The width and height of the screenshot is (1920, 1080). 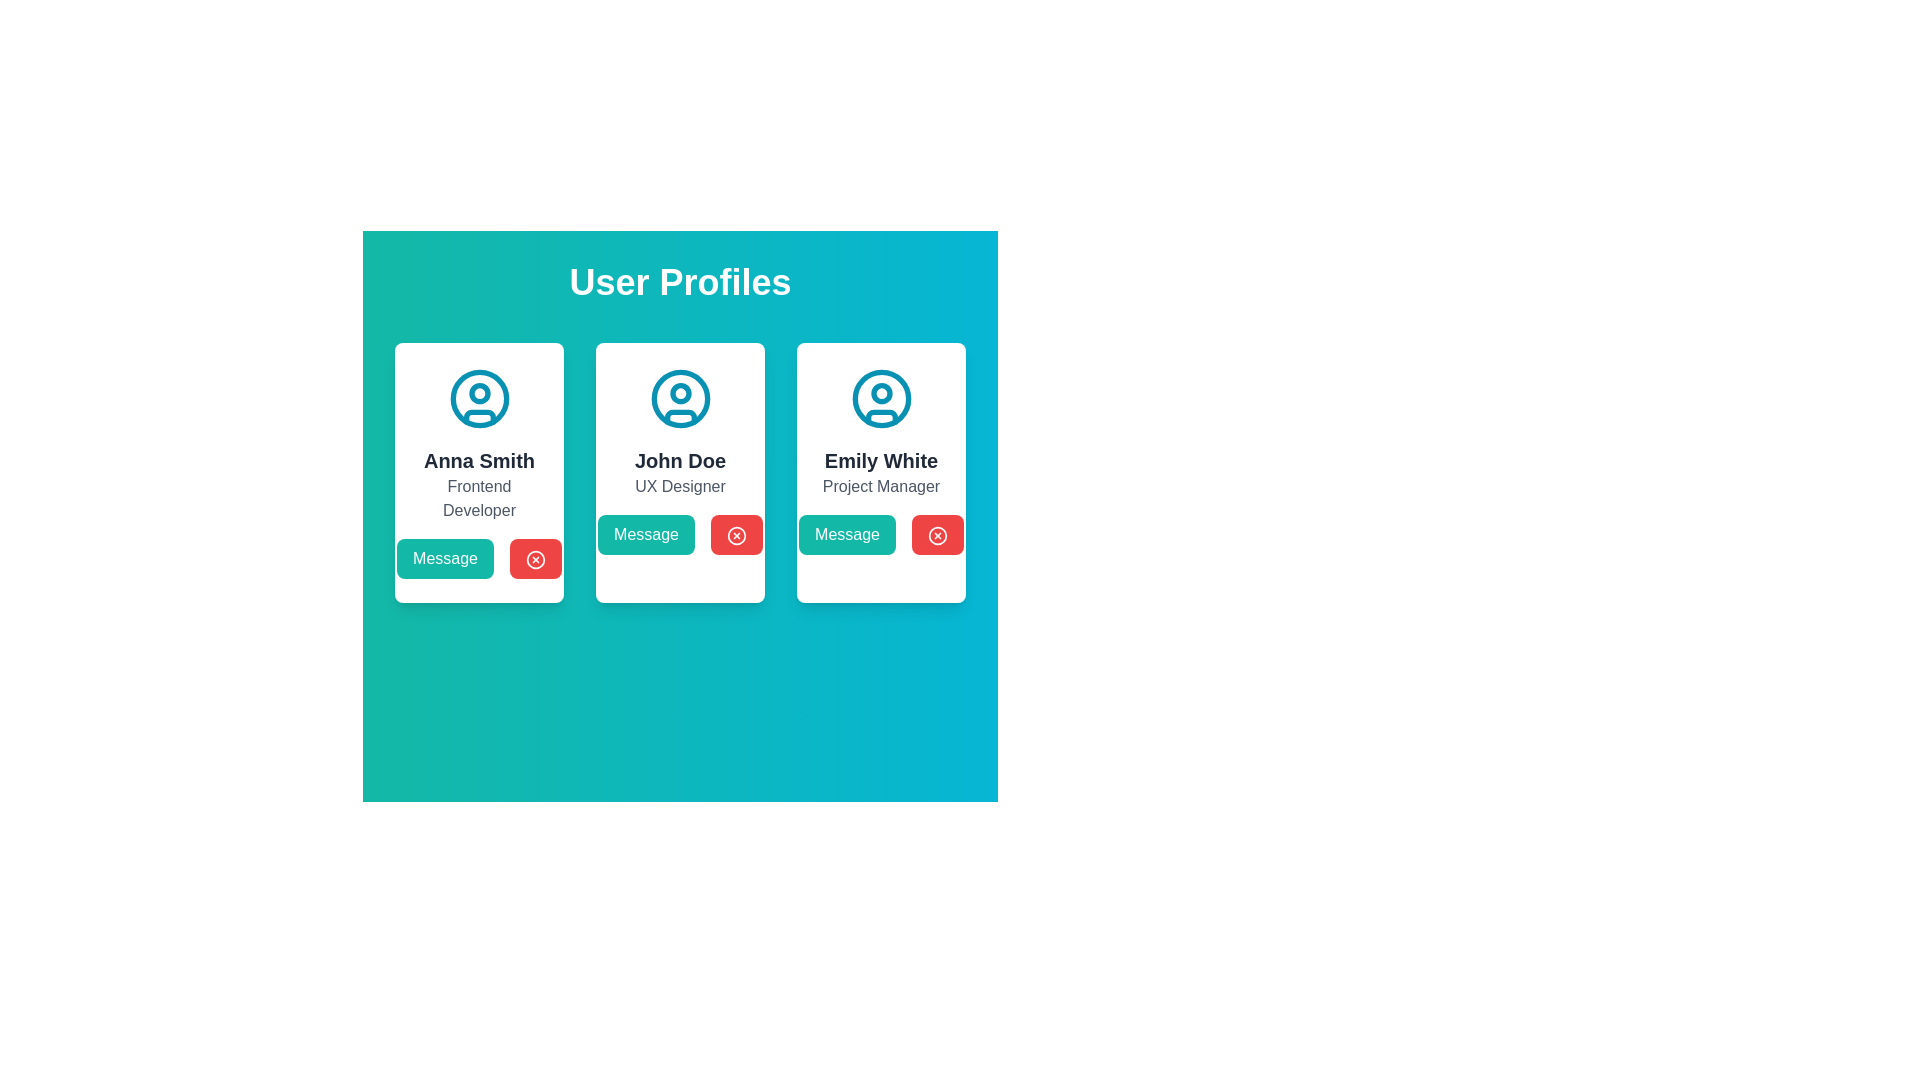 I want to click on the circular user icon representing the profile avatar of 'John Doe', which is styled with a cyan color fill and located at the top of the user profile card, so click(x=680, y=398).